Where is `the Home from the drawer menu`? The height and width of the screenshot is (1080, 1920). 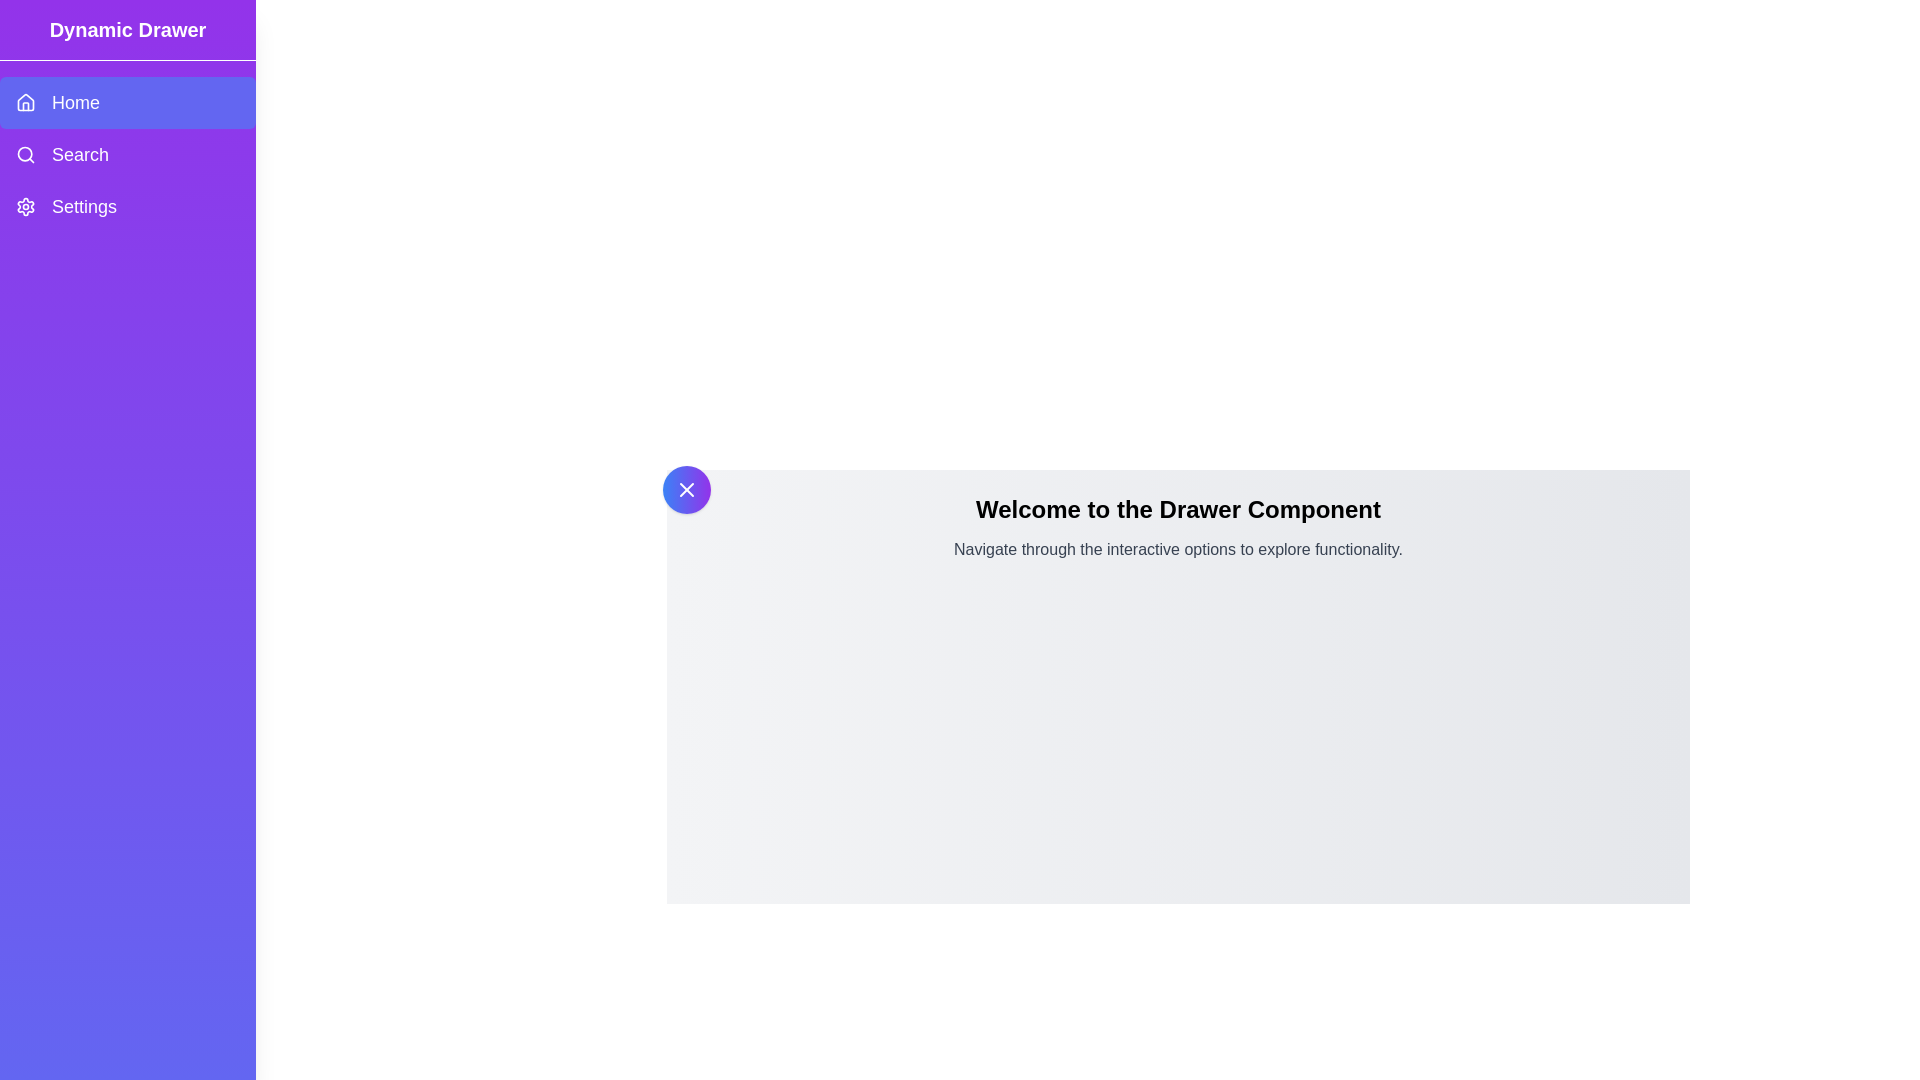
the Home from the drawer menu is located at coordinates (127, 103).